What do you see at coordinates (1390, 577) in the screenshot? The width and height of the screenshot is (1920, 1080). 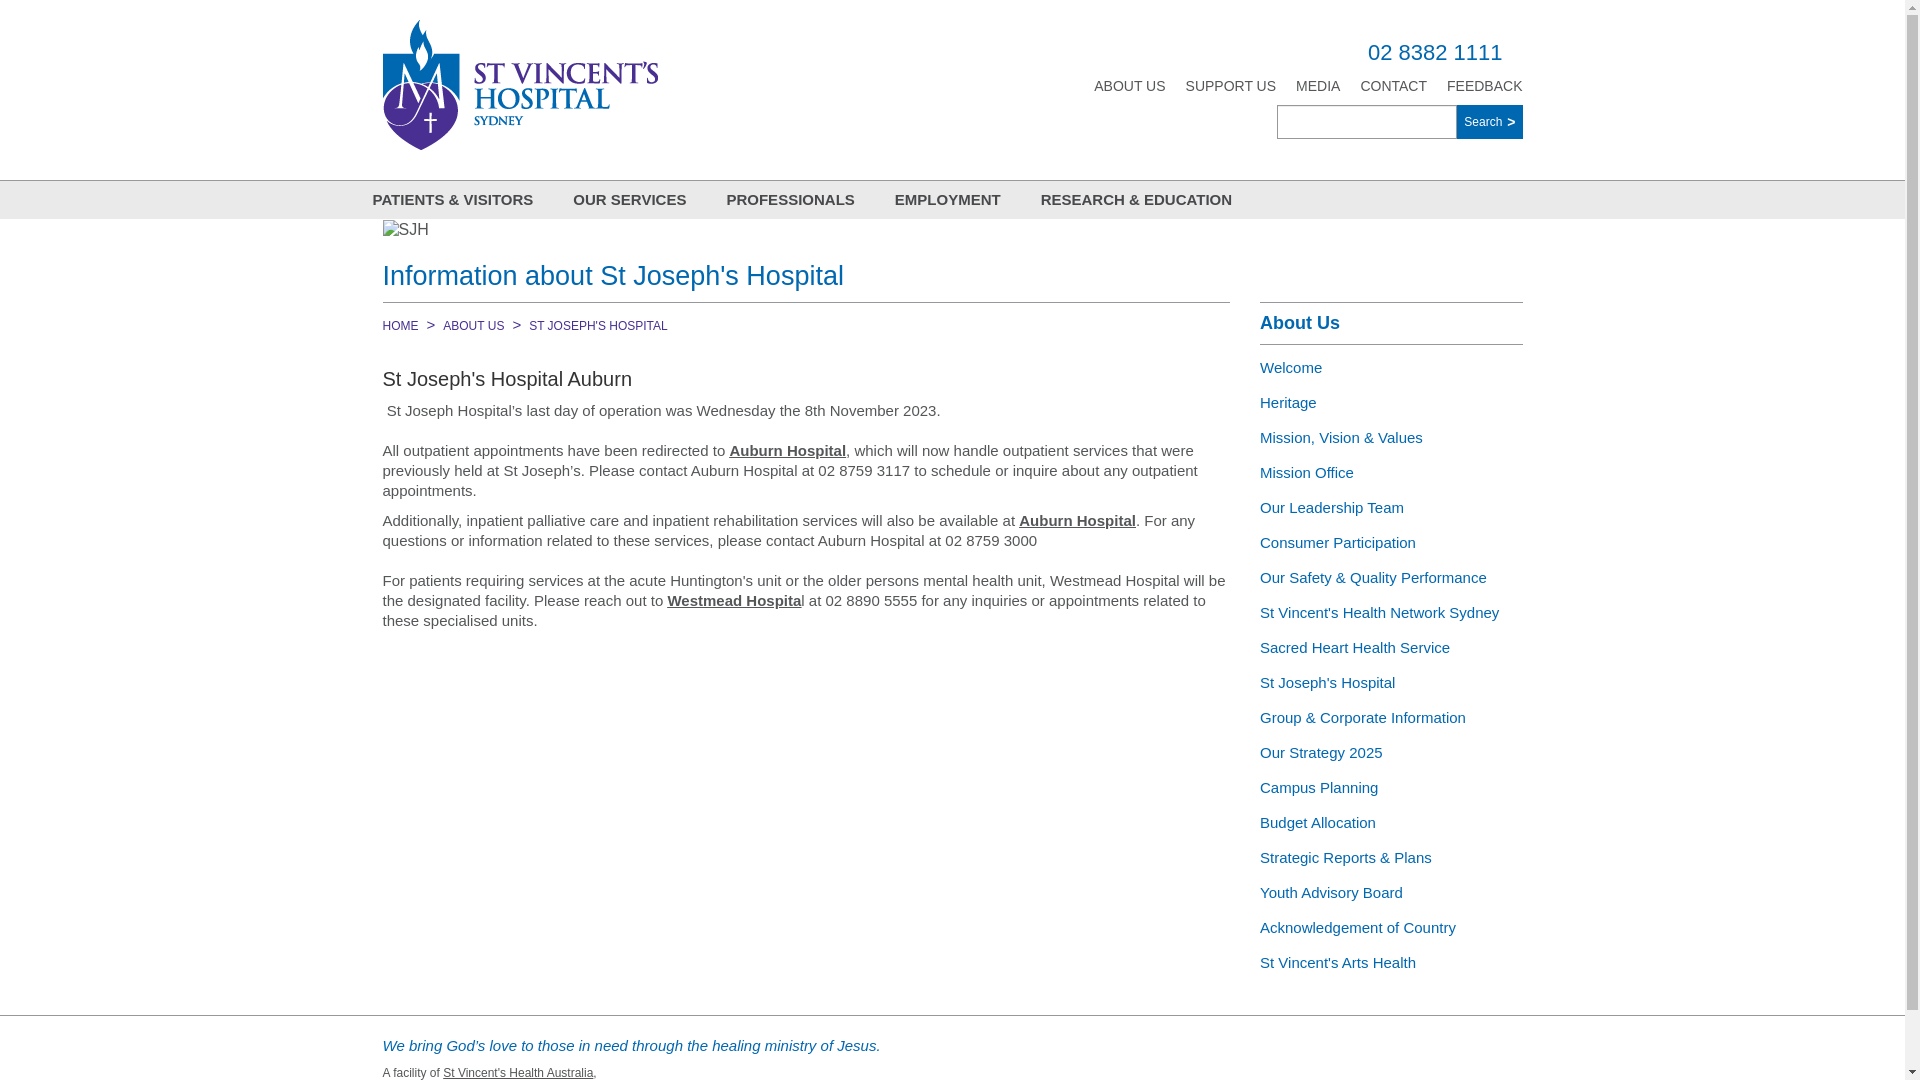 I see `'Our Safety & Quality Performance'` at bounding box center [1390, 577].